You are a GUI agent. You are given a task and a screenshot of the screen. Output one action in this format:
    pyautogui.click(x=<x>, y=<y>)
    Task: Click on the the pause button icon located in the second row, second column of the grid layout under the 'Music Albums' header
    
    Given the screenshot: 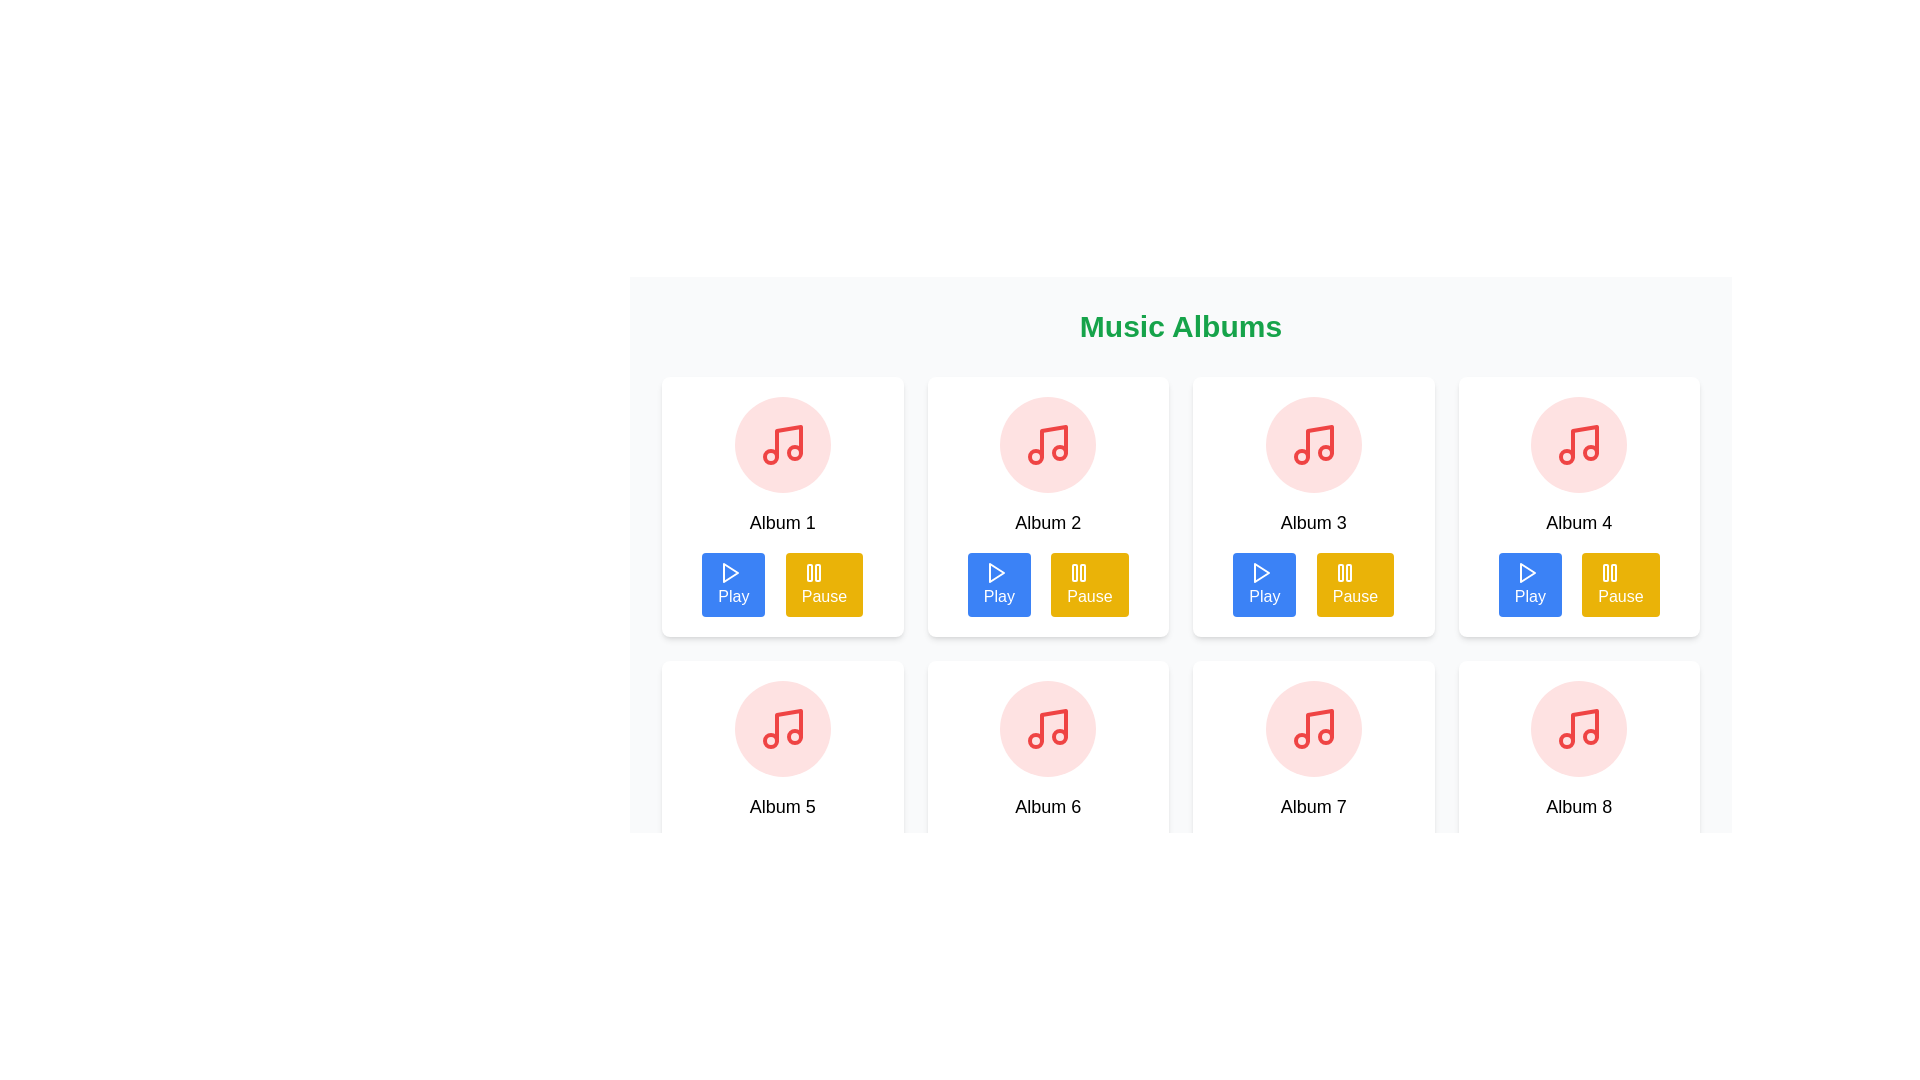 What is the action you would take?
    pyautogui.click(x=1078, y=573)
    